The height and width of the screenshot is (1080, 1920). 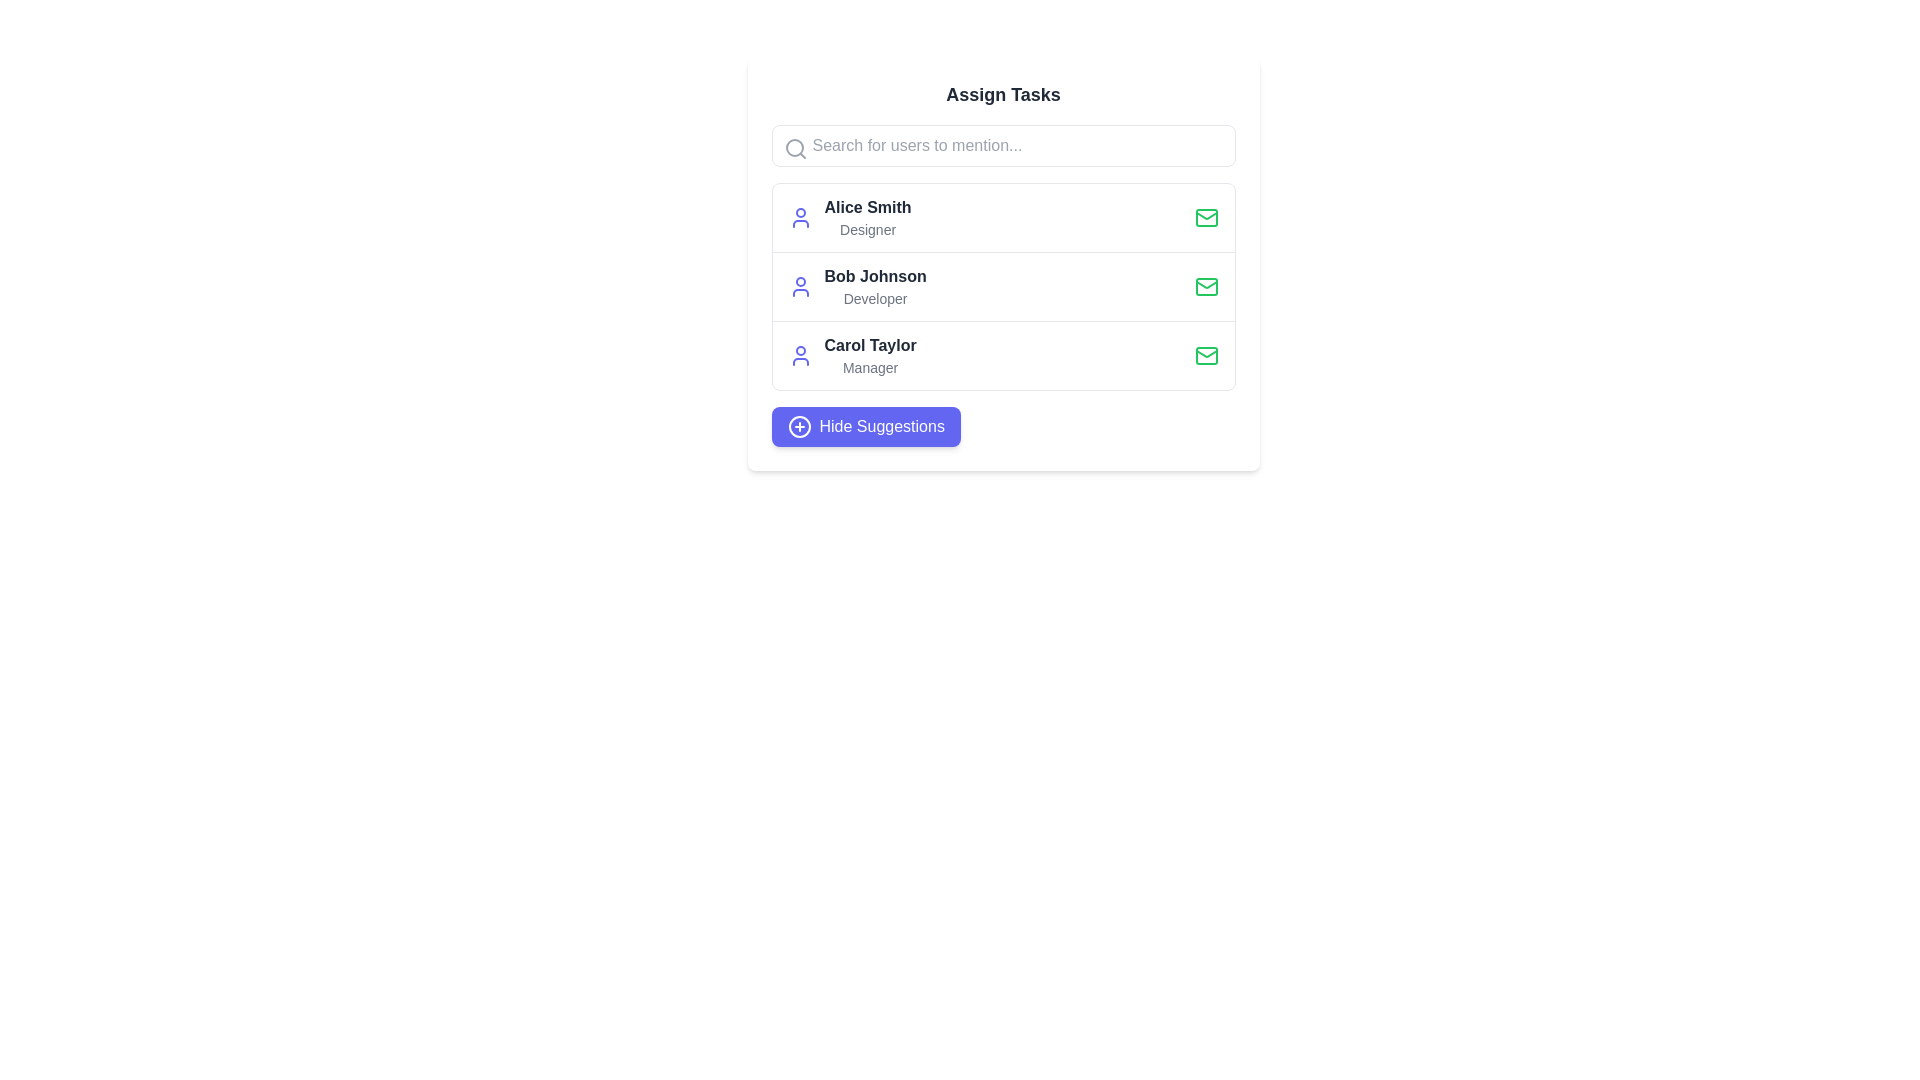 What do you see at coordinates (1205, 354) in the screenshot?
I see `the email icon button associated with 'Carol Taylor, Manager' located in the third row of the list` at bounding box center [1205, 354].